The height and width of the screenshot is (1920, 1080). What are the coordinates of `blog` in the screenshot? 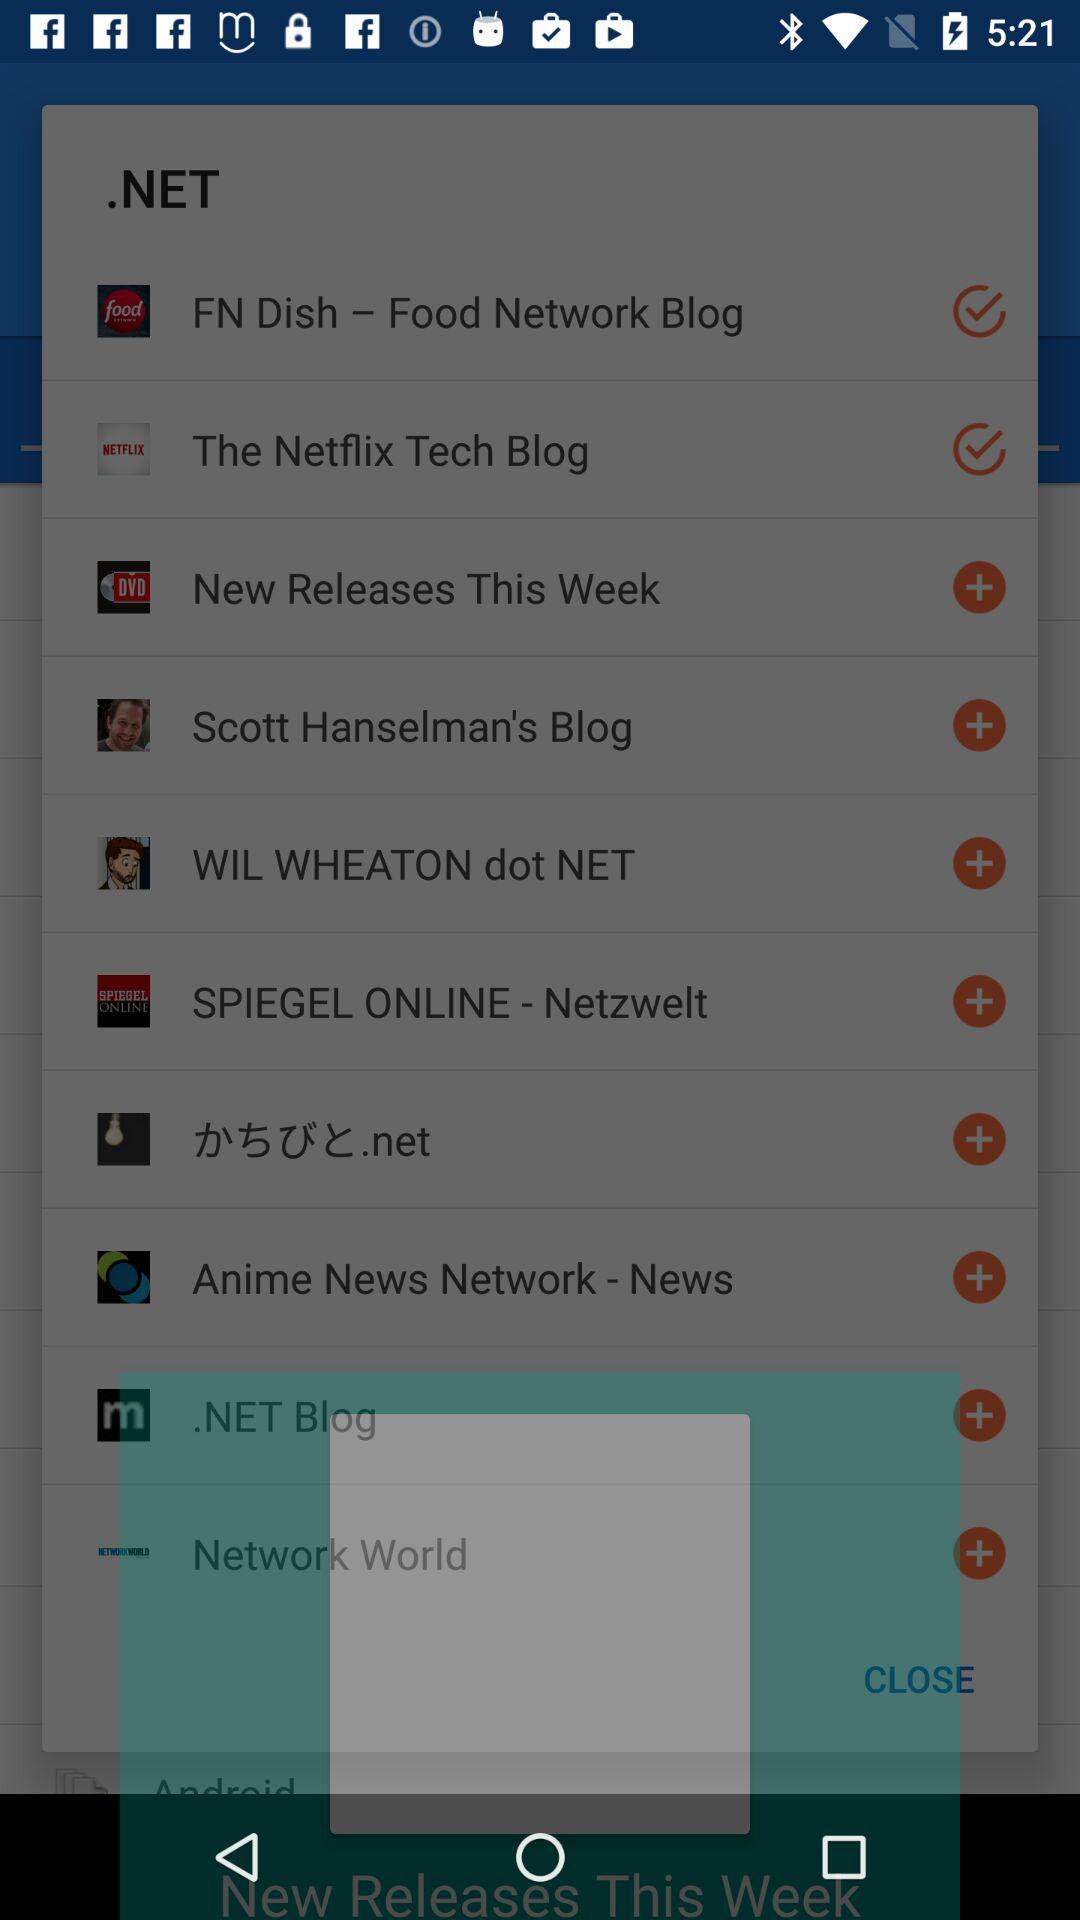 It's located at (978, 1001).